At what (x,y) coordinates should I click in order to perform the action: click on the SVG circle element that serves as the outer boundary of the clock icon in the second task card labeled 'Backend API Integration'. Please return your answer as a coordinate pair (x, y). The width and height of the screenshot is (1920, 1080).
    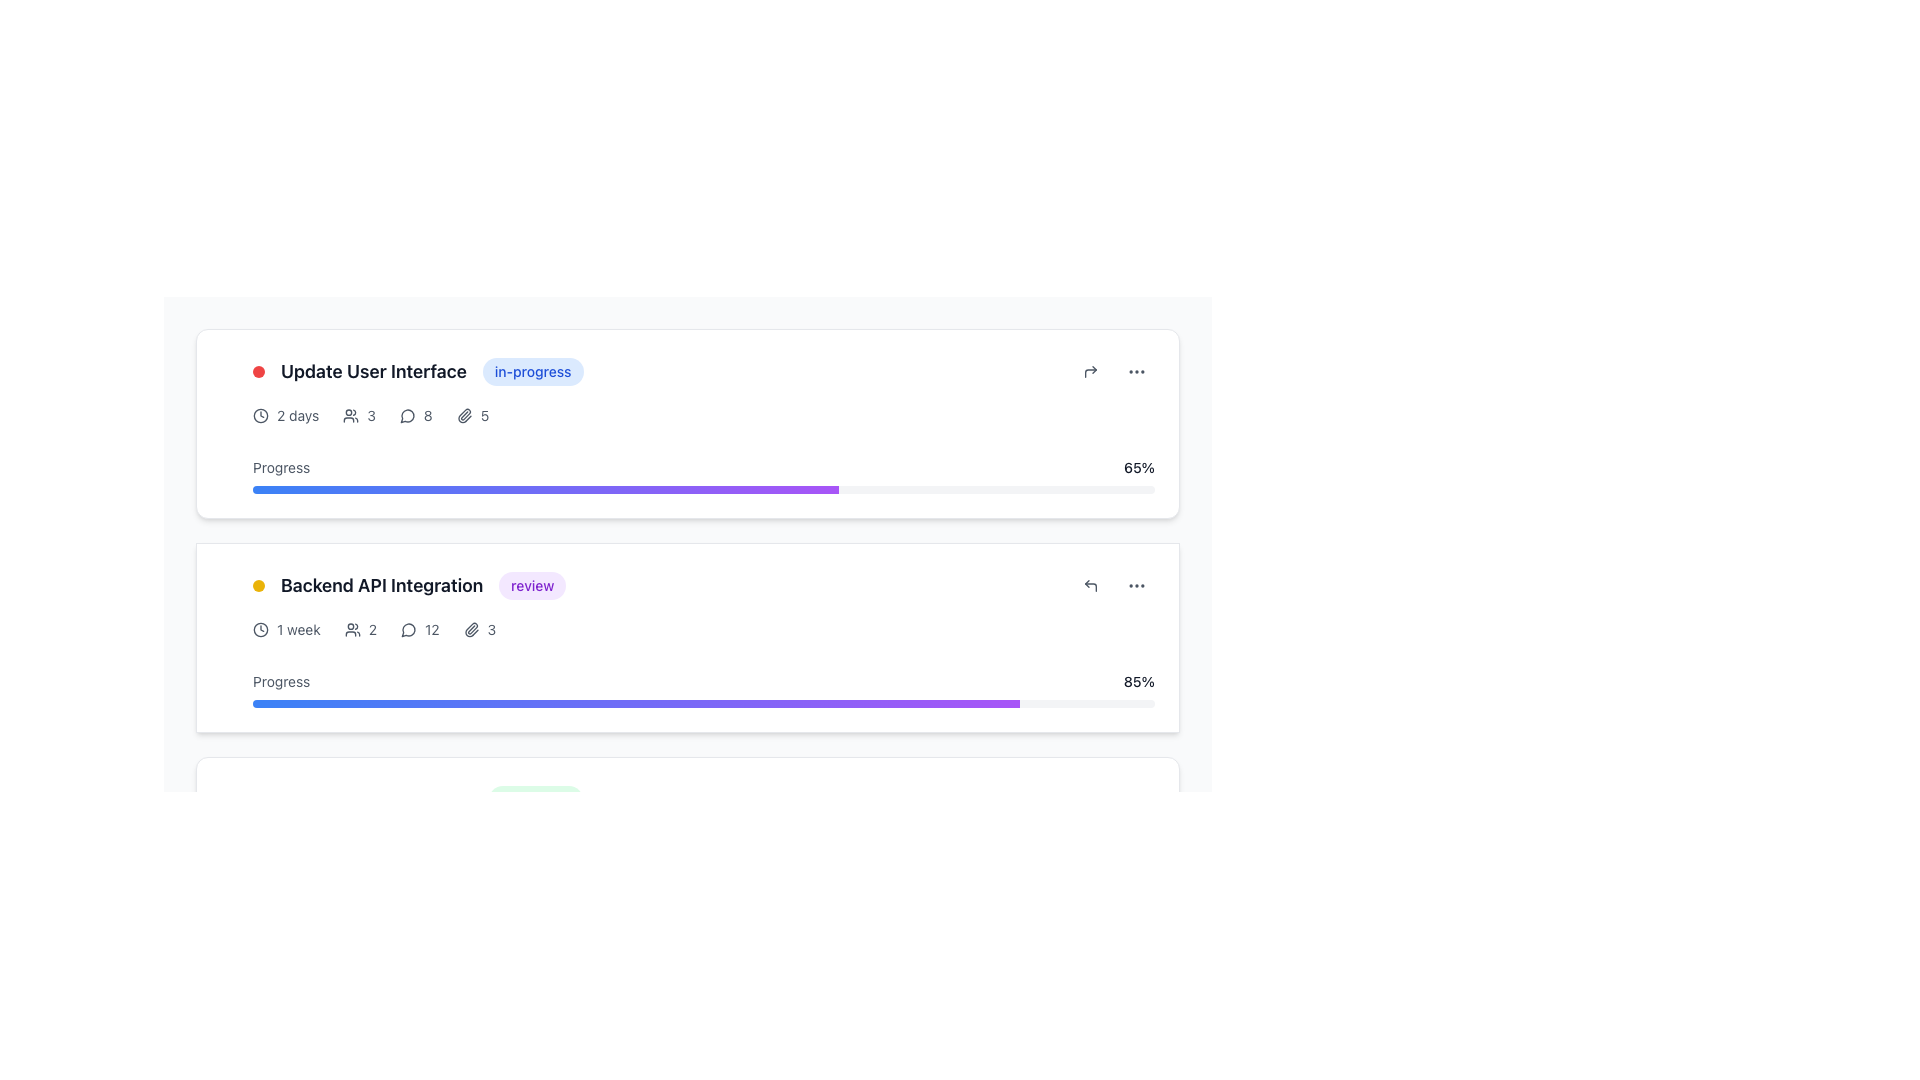
    Looking at the image, I should click on (259, 628).